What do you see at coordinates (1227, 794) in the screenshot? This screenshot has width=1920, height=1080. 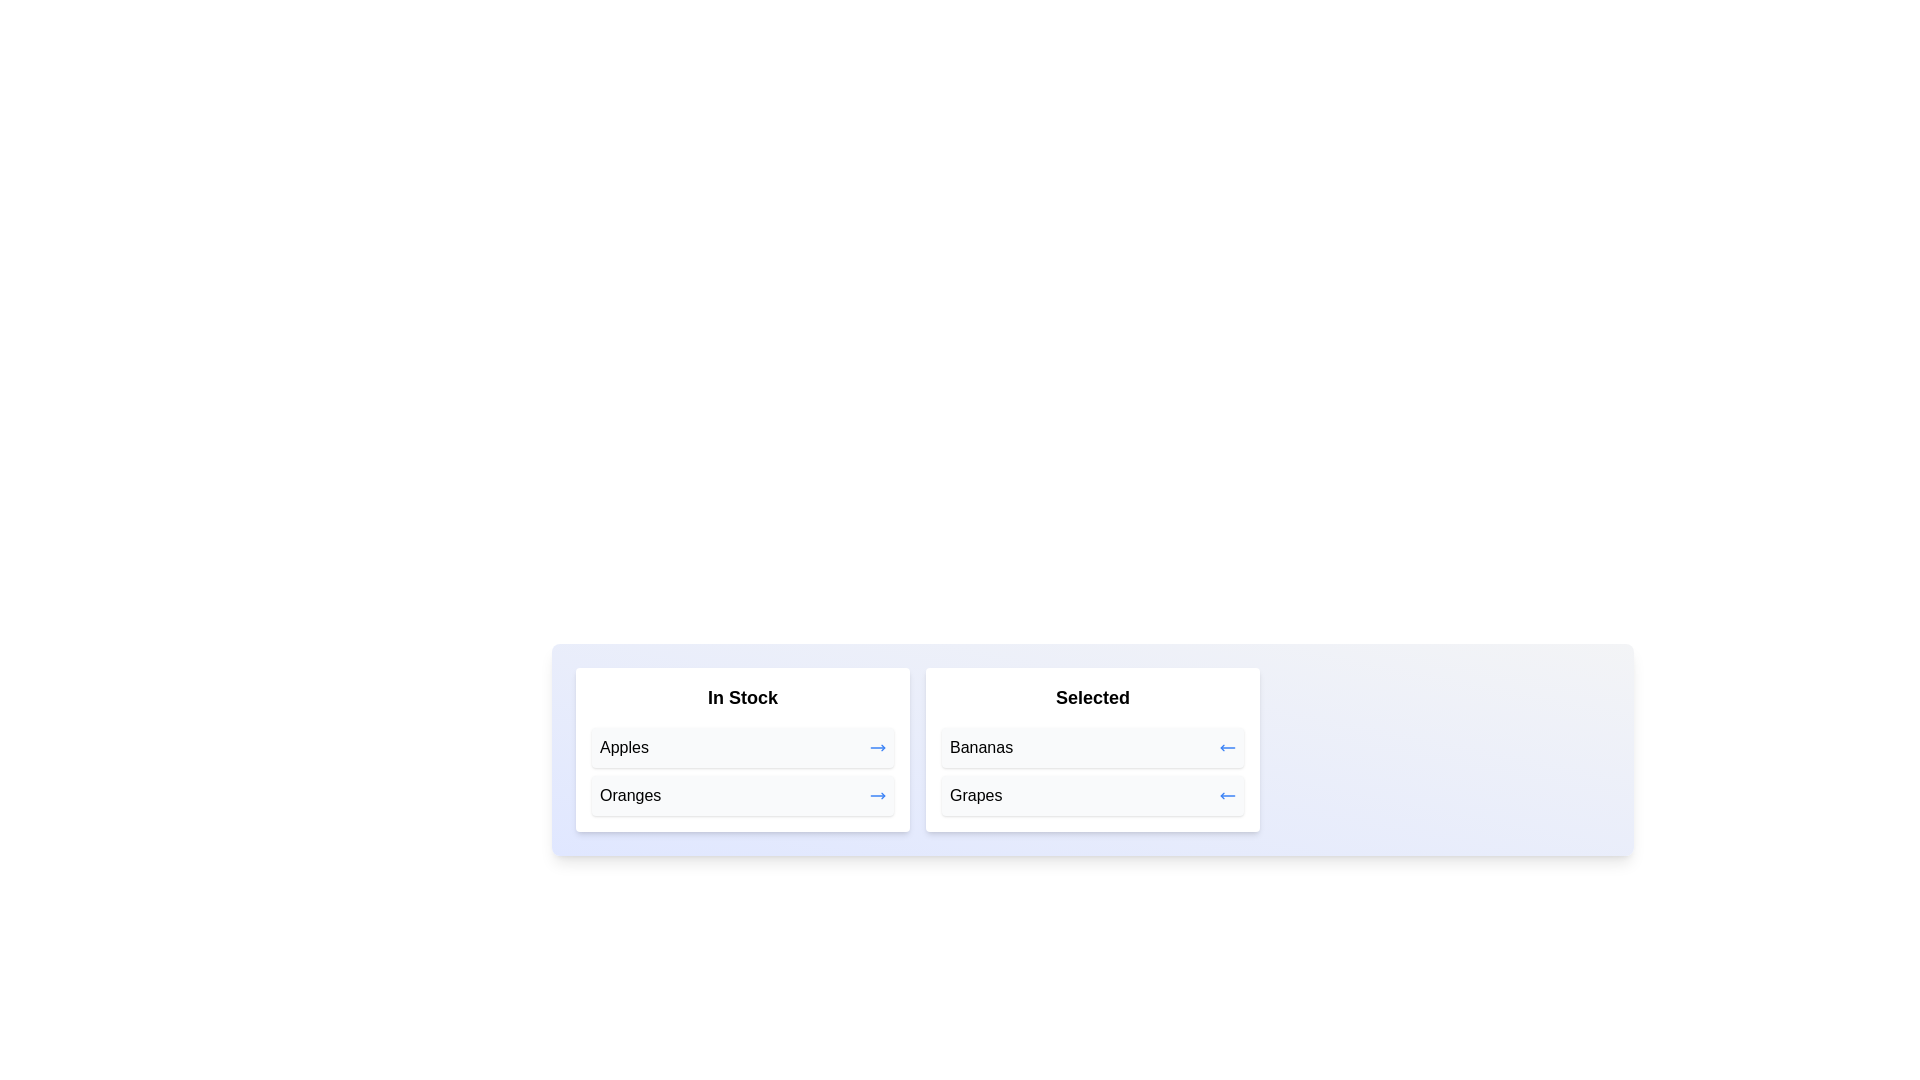 I see `arrow button next to the item Grapes in the 'Selected' list to move it to the 'In Stock' list` at bounding box center [1227, 794].